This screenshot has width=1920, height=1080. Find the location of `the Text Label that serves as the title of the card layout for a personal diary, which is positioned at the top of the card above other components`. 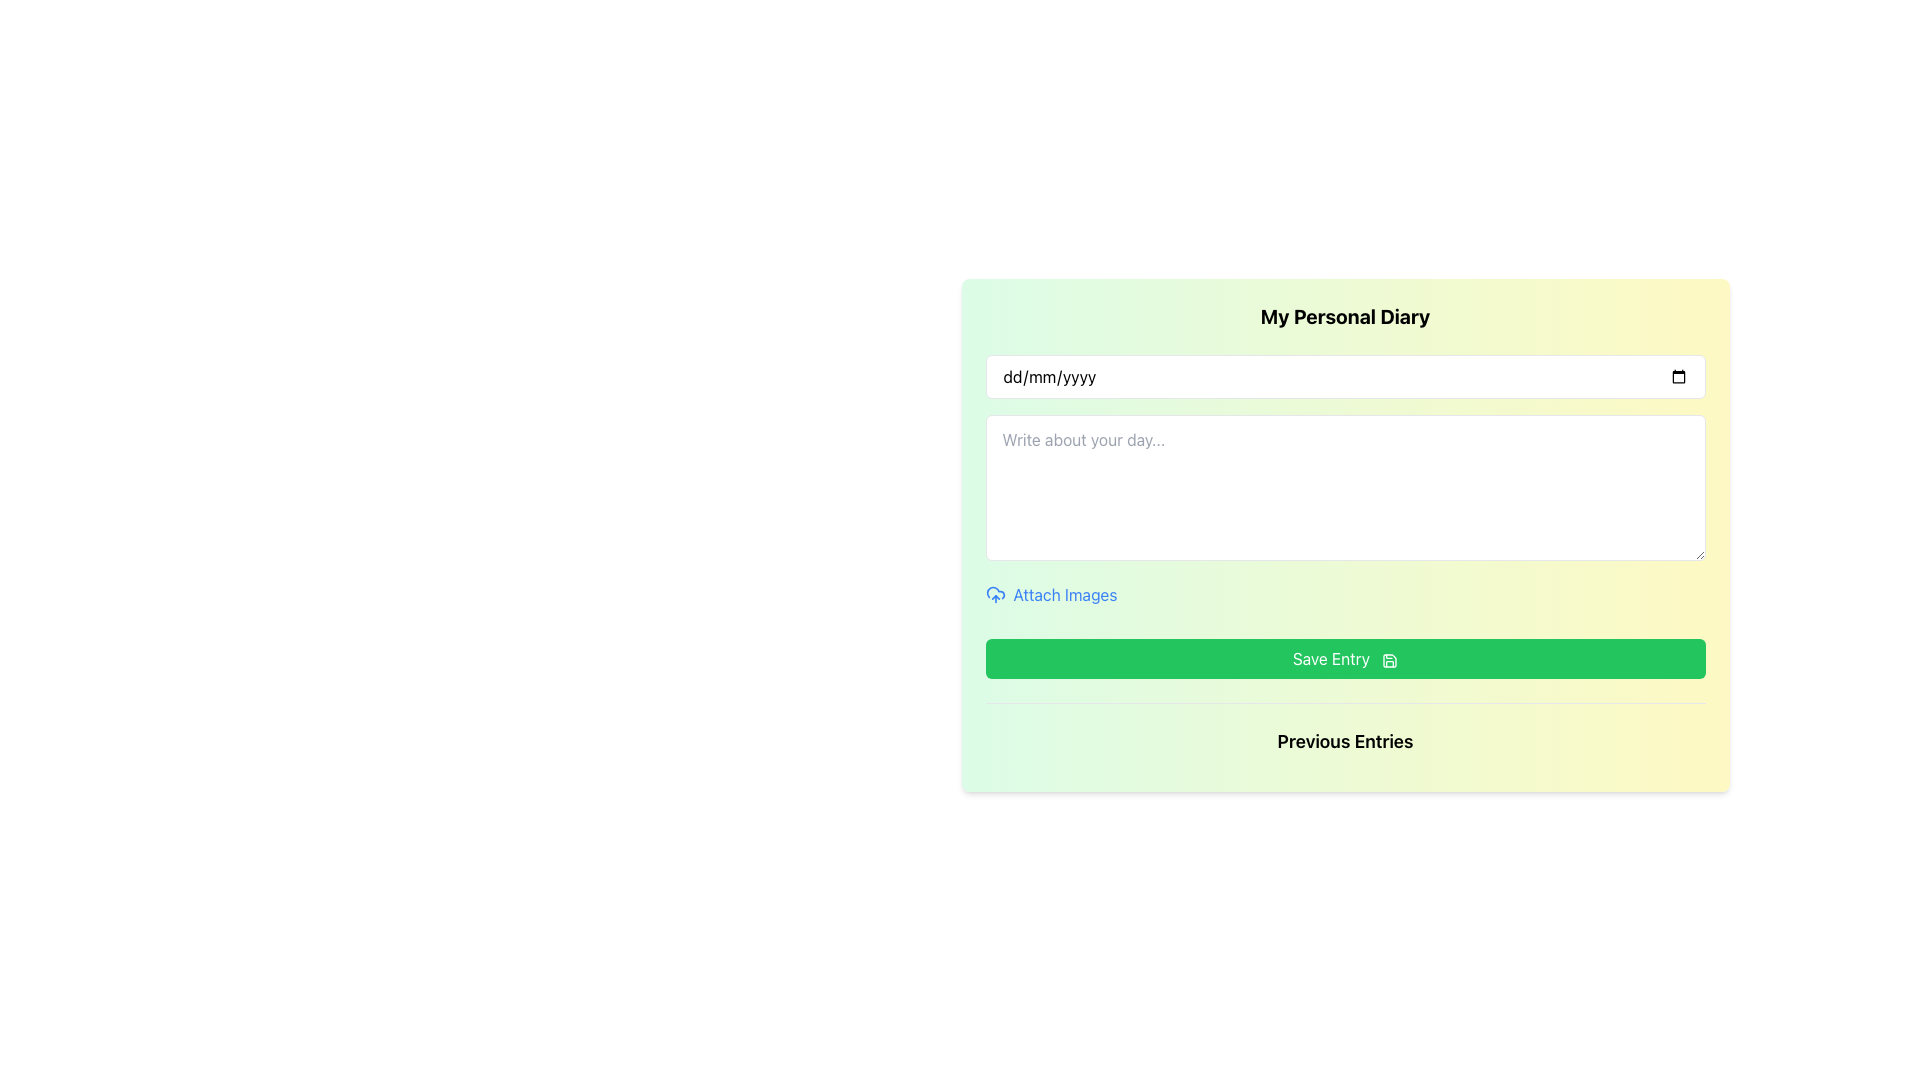

the Text Label that serves as the title of the card layout for a personal diary, which is positioned at the top of the card above other components is located at coordinates (1345, 315).